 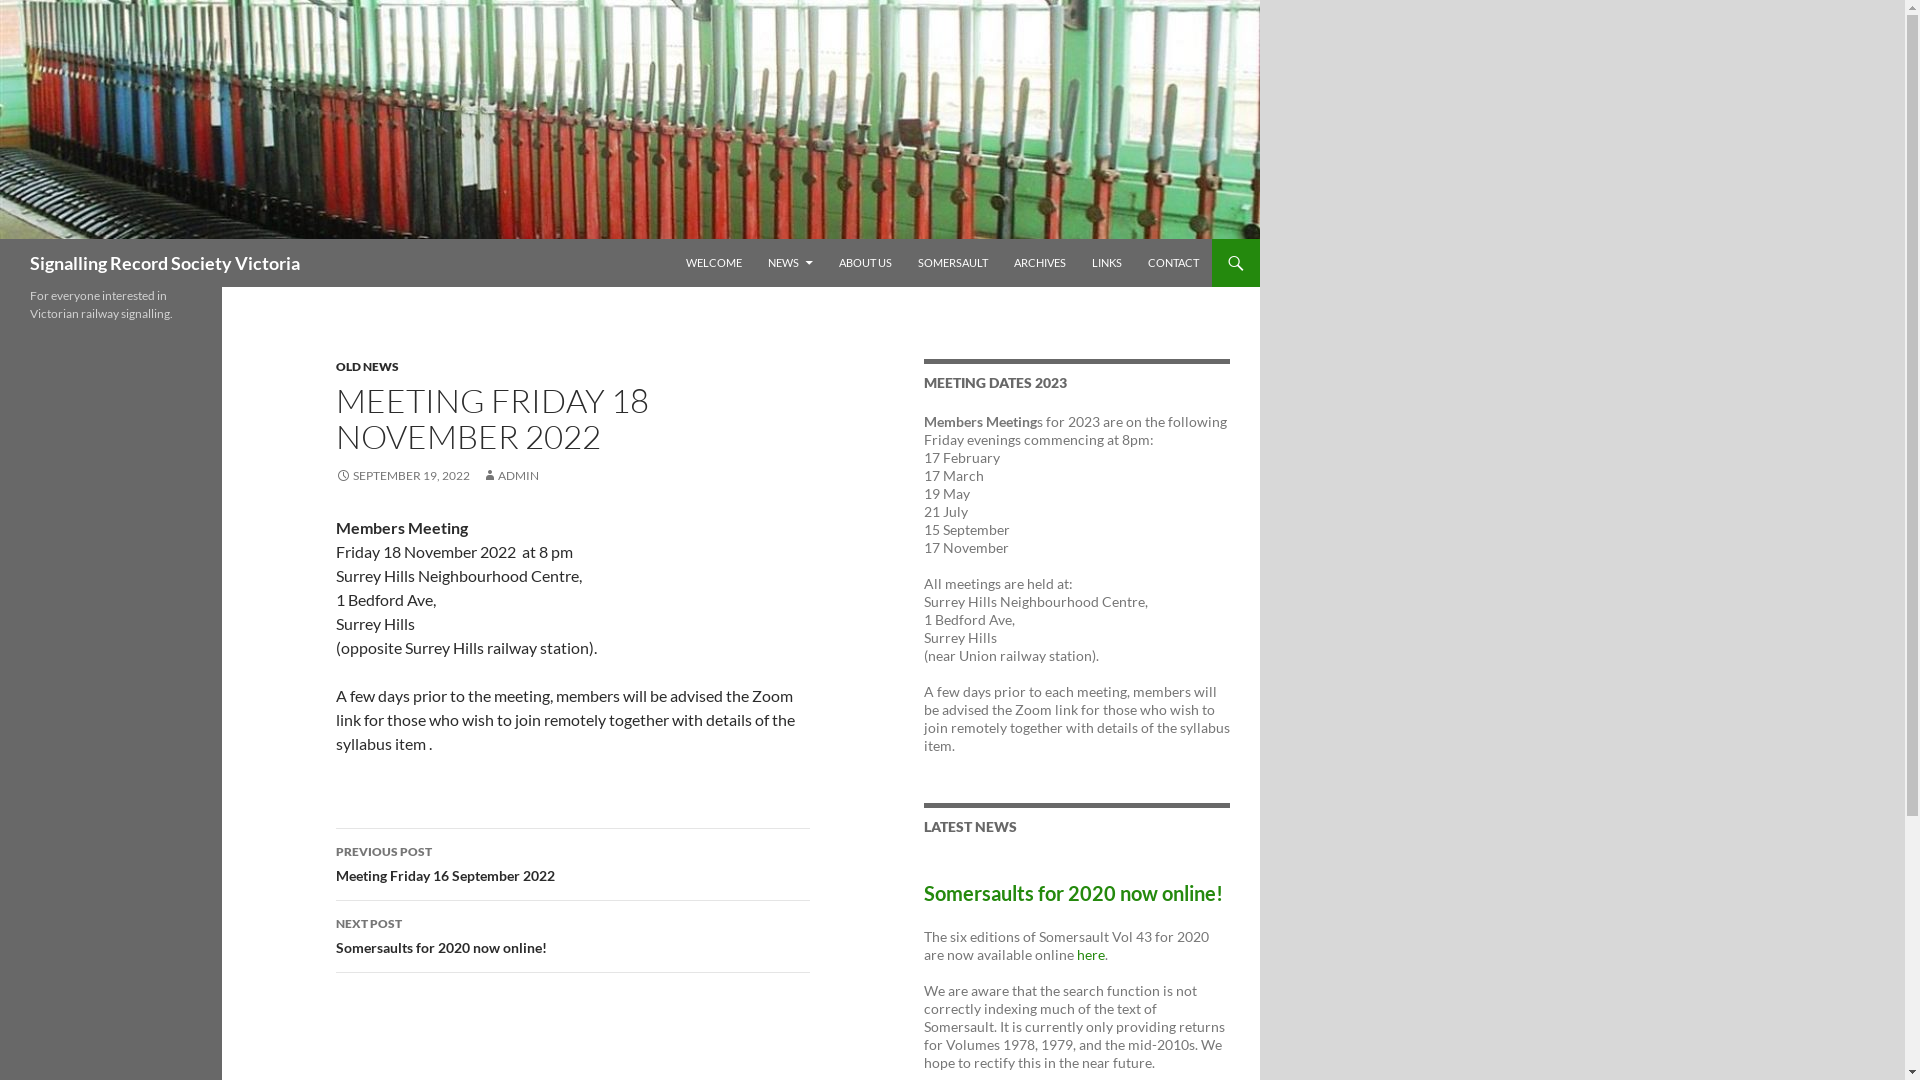 I want to click on 'Signalling Record Society Victoria', so click(x=164, y=261).